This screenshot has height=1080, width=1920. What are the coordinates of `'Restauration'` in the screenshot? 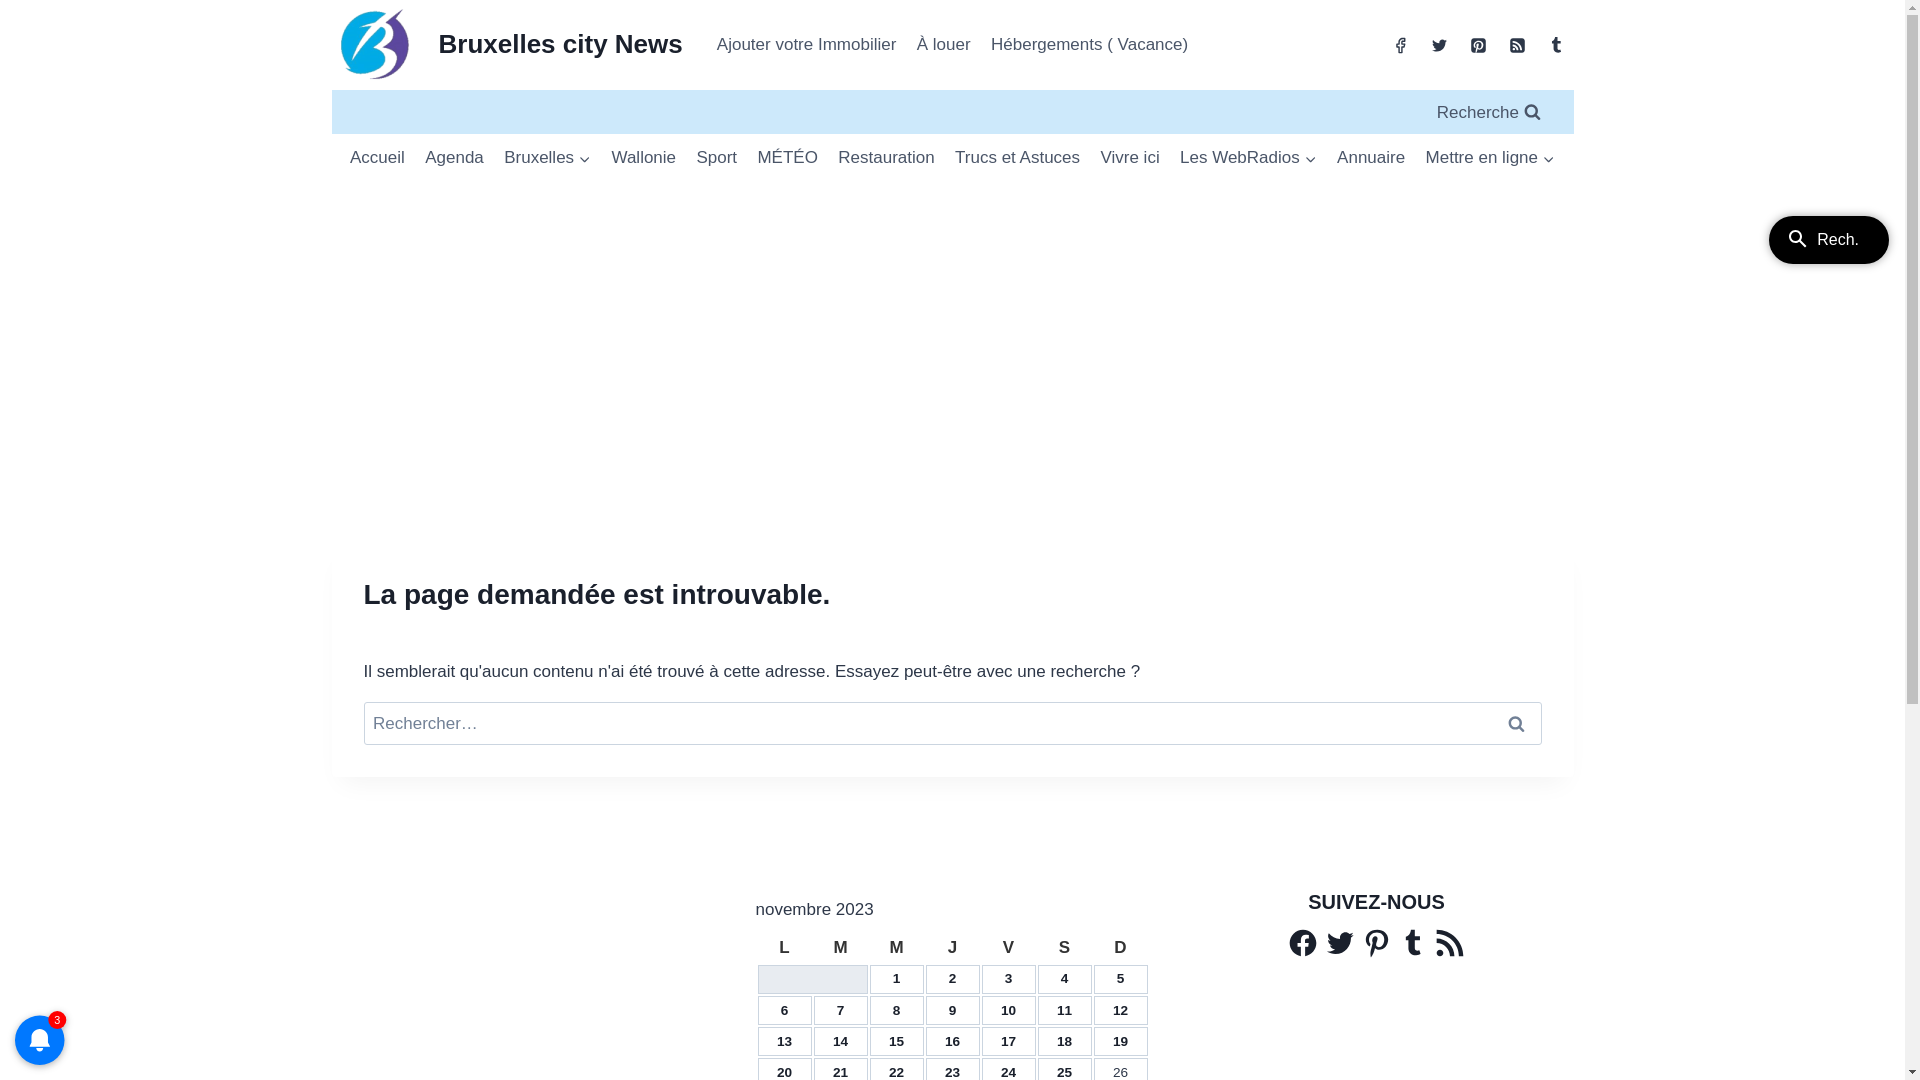 It's located at (885, 157).